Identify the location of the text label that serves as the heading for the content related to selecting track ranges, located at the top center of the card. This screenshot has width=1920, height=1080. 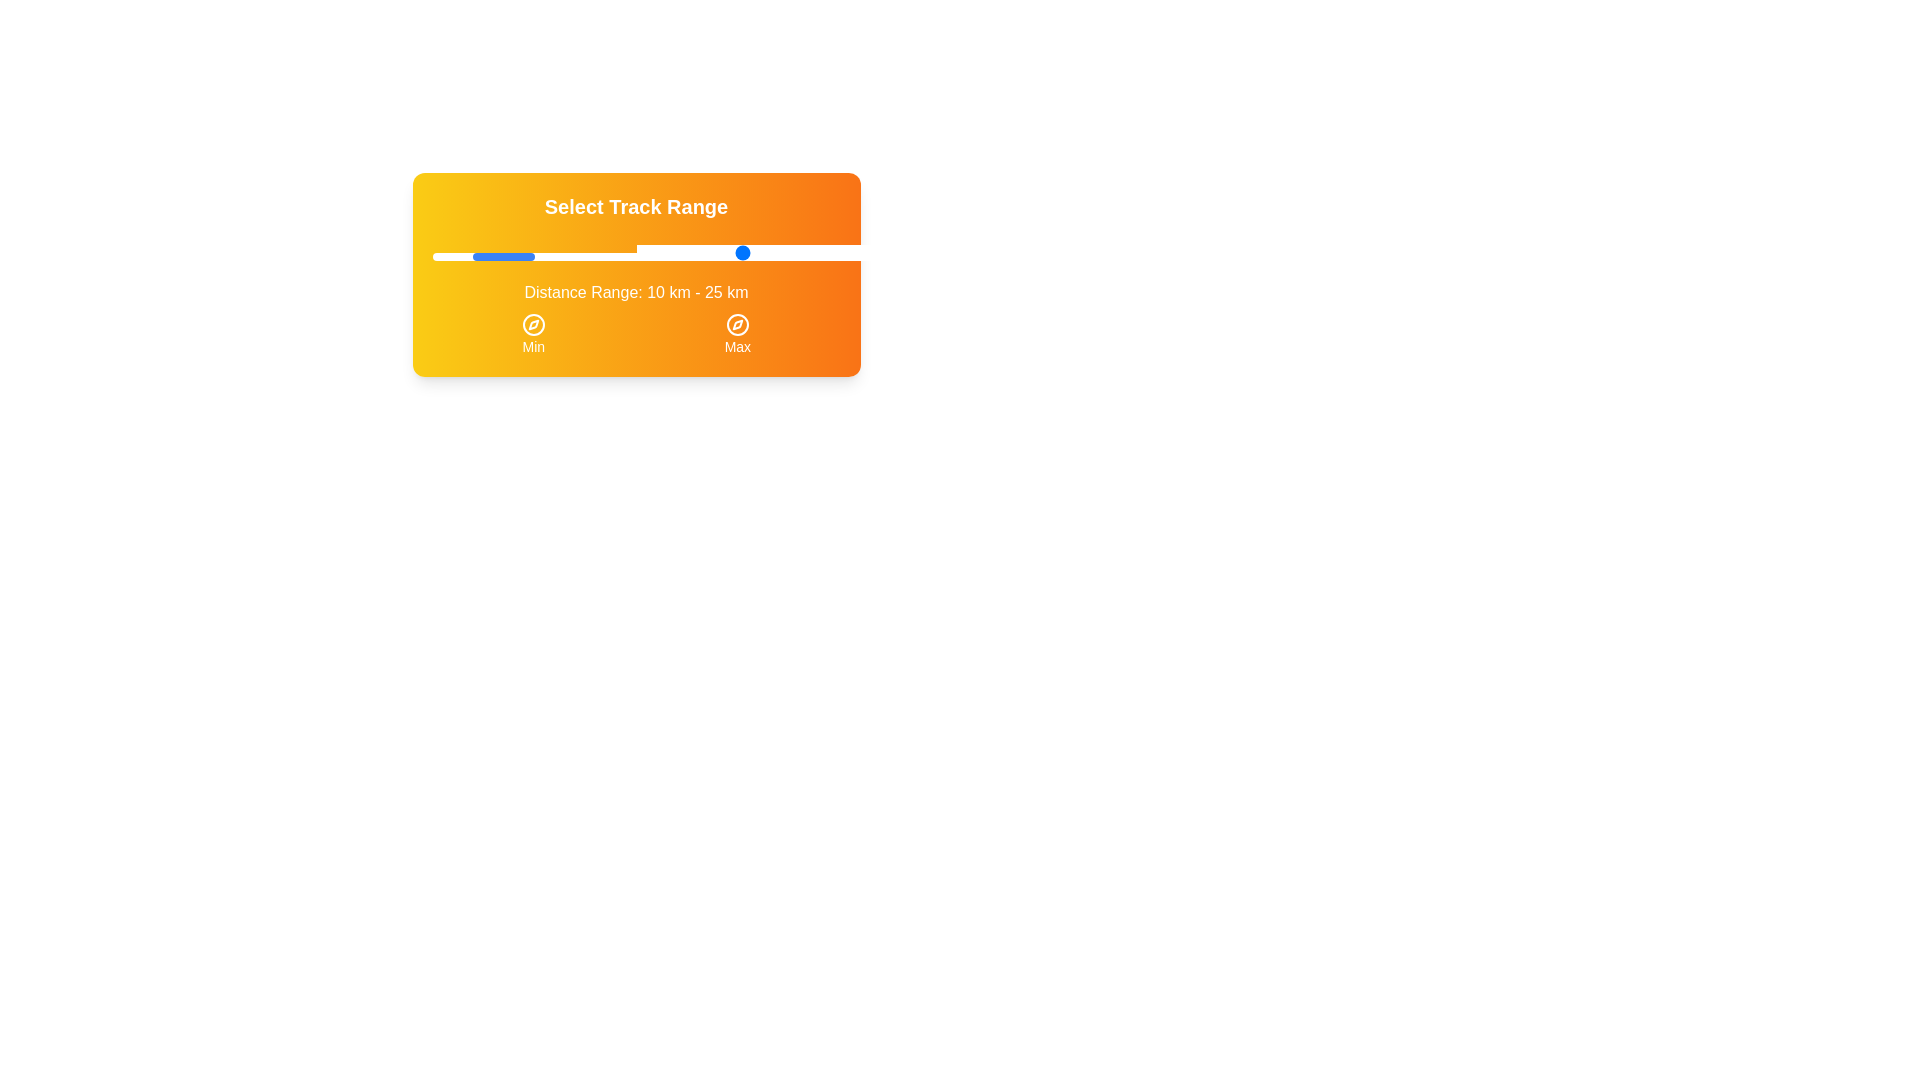
(635, 207).